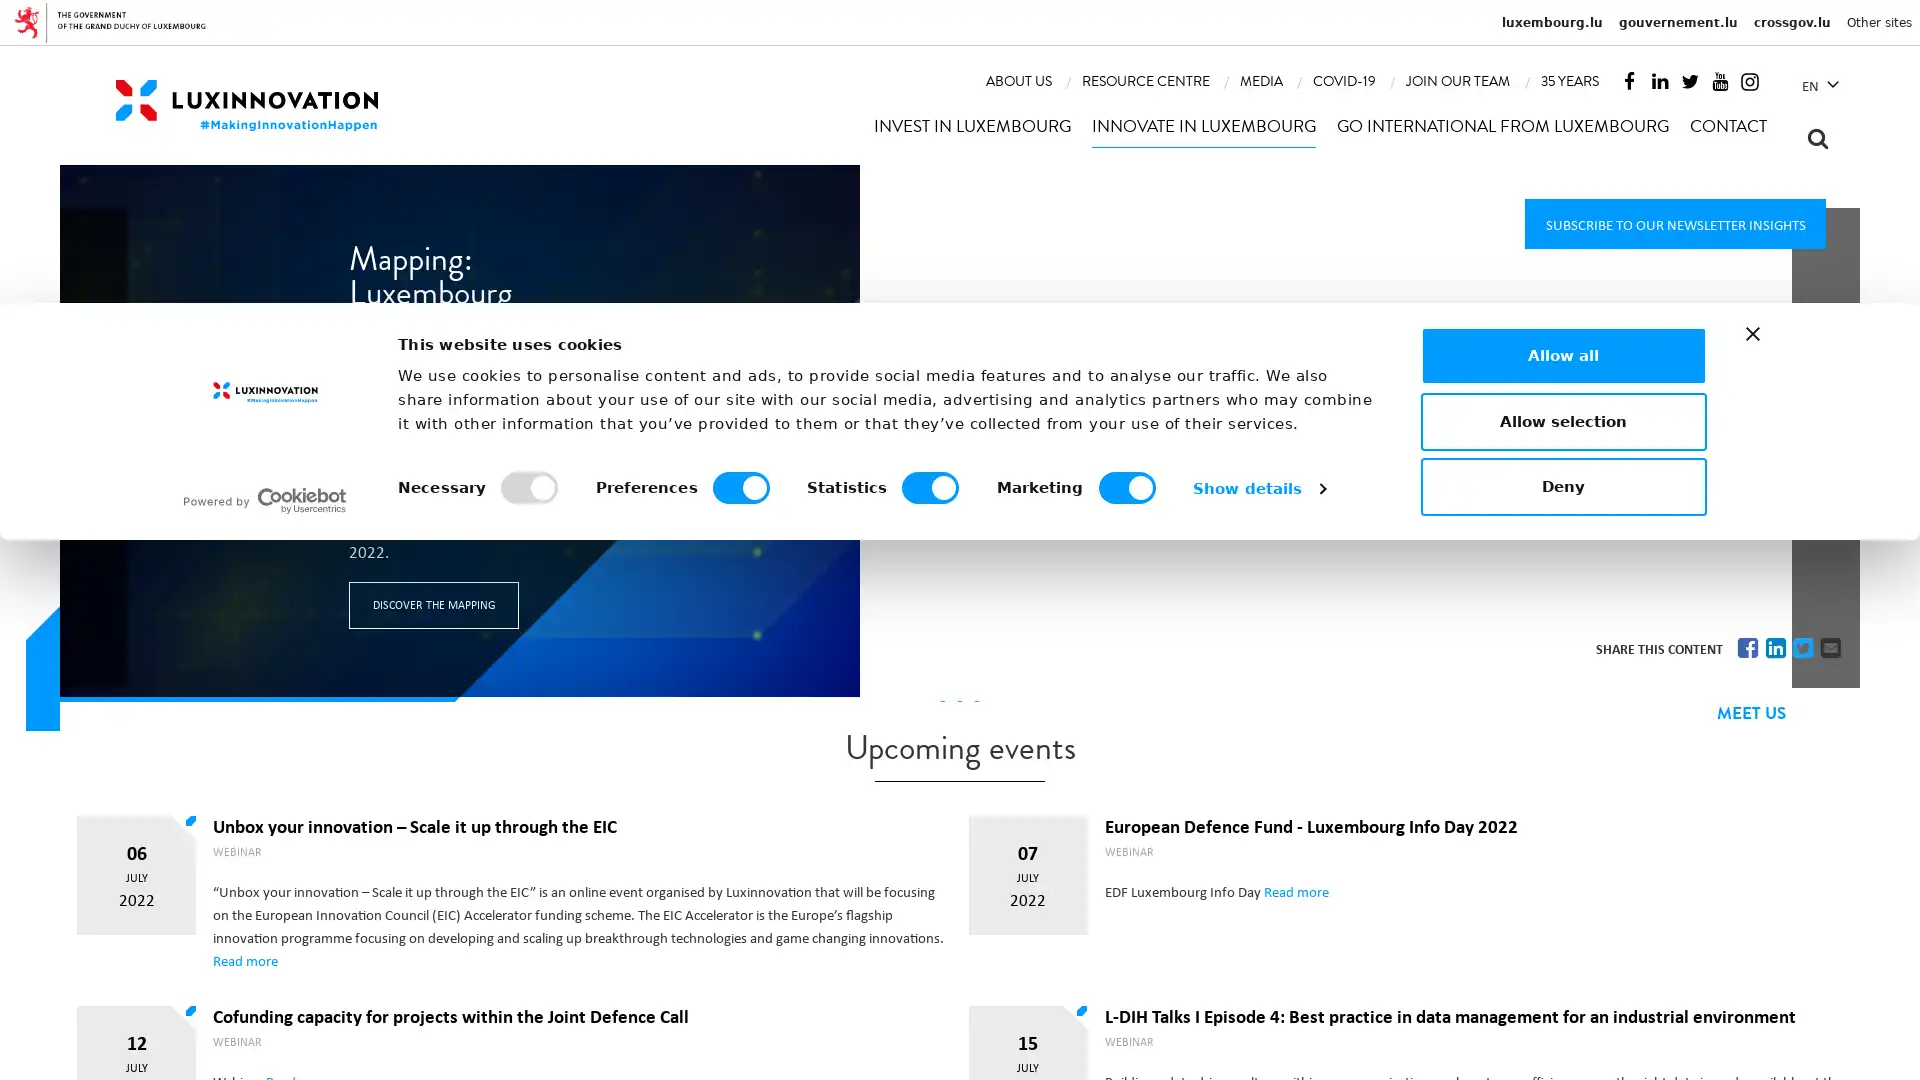 The image size is (1920, 1080). Describe the element at coordinates (1825, 327) in the screenshot. I see `Next` at that location.